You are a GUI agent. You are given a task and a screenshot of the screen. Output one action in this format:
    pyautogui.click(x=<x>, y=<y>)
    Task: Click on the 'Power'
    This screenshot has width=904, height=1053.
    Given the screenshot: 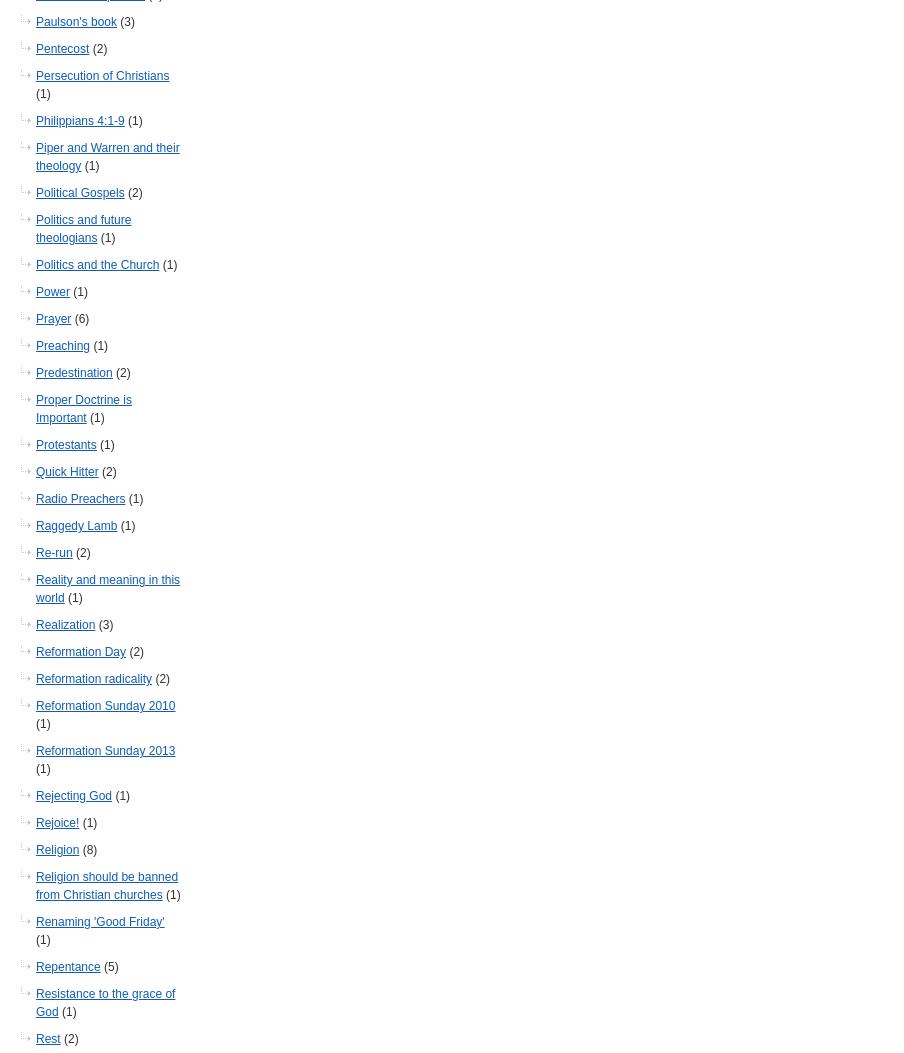 What is the action you would take?
    pyautogui.click(x=51, y=291)
    